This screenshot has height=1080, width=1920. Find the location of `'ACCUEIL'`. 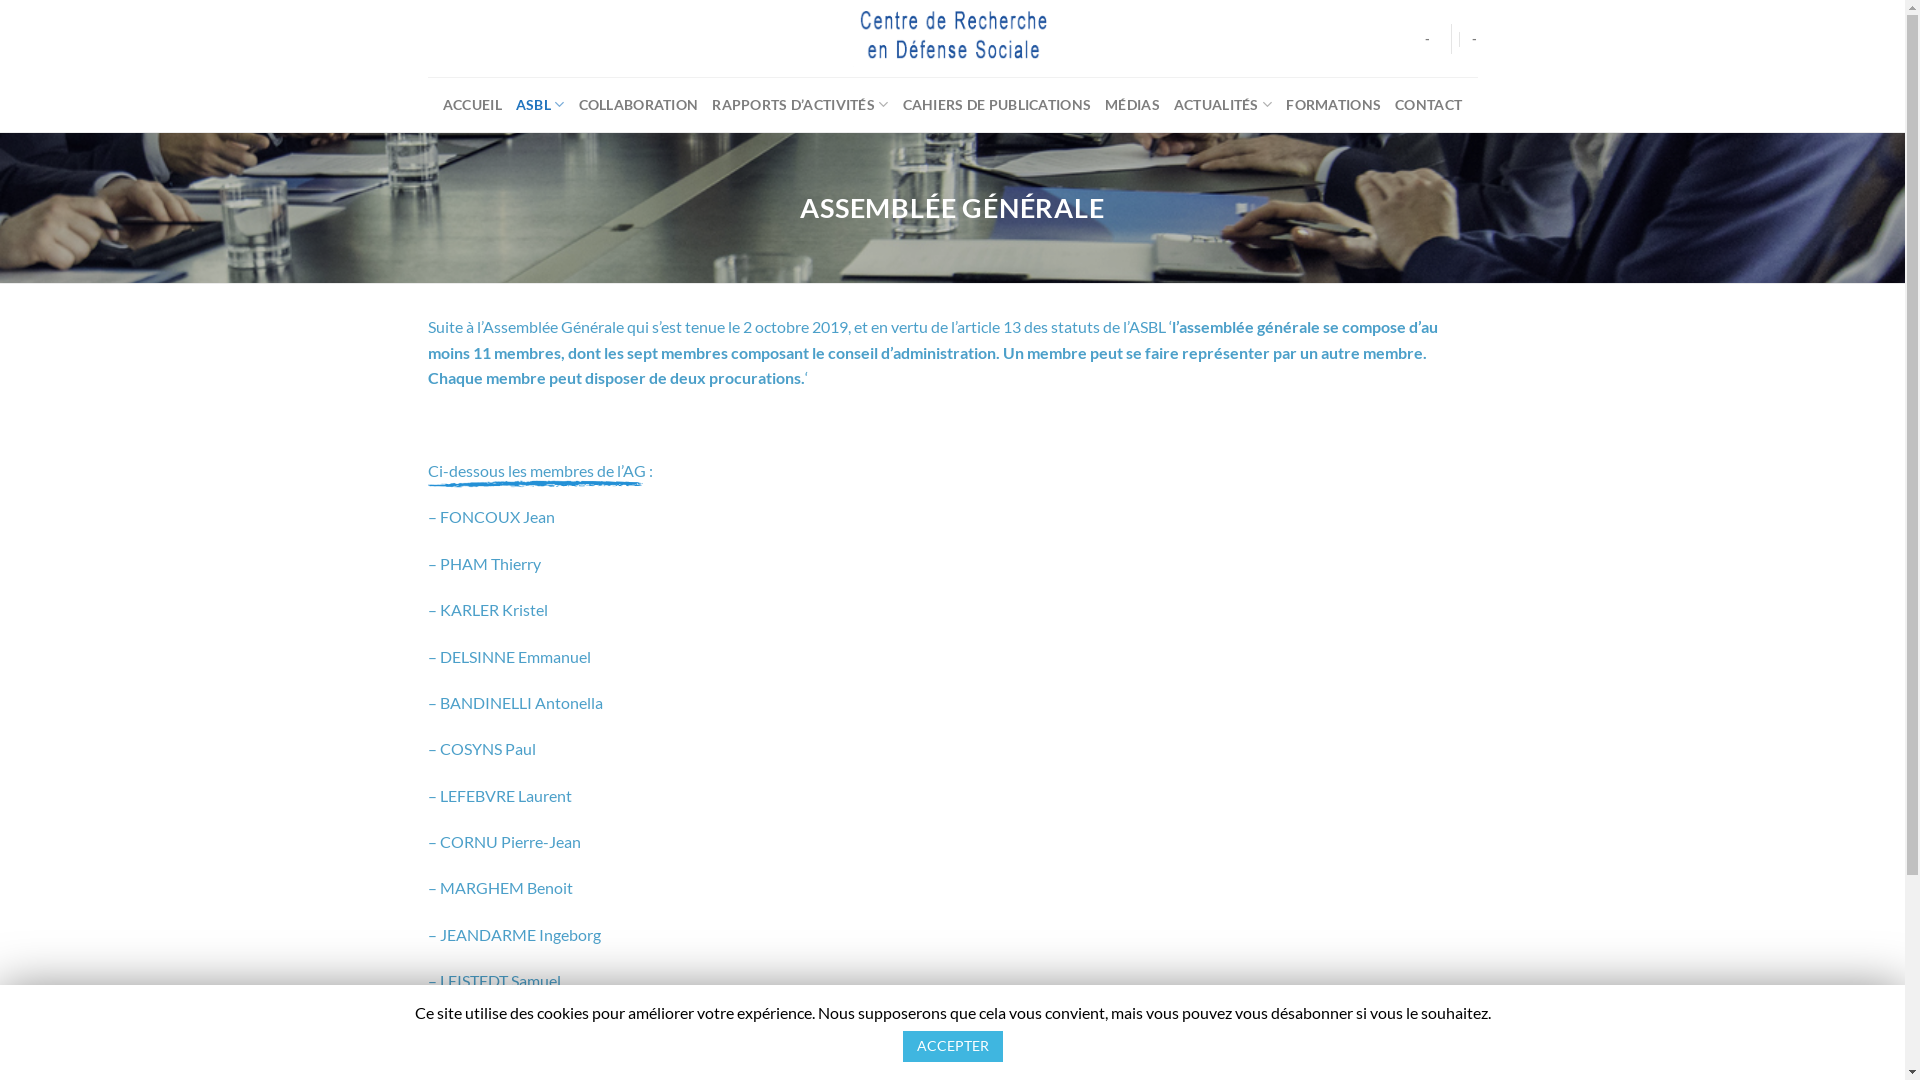

'ACCUEIL' is located at coordinates (471, 104).